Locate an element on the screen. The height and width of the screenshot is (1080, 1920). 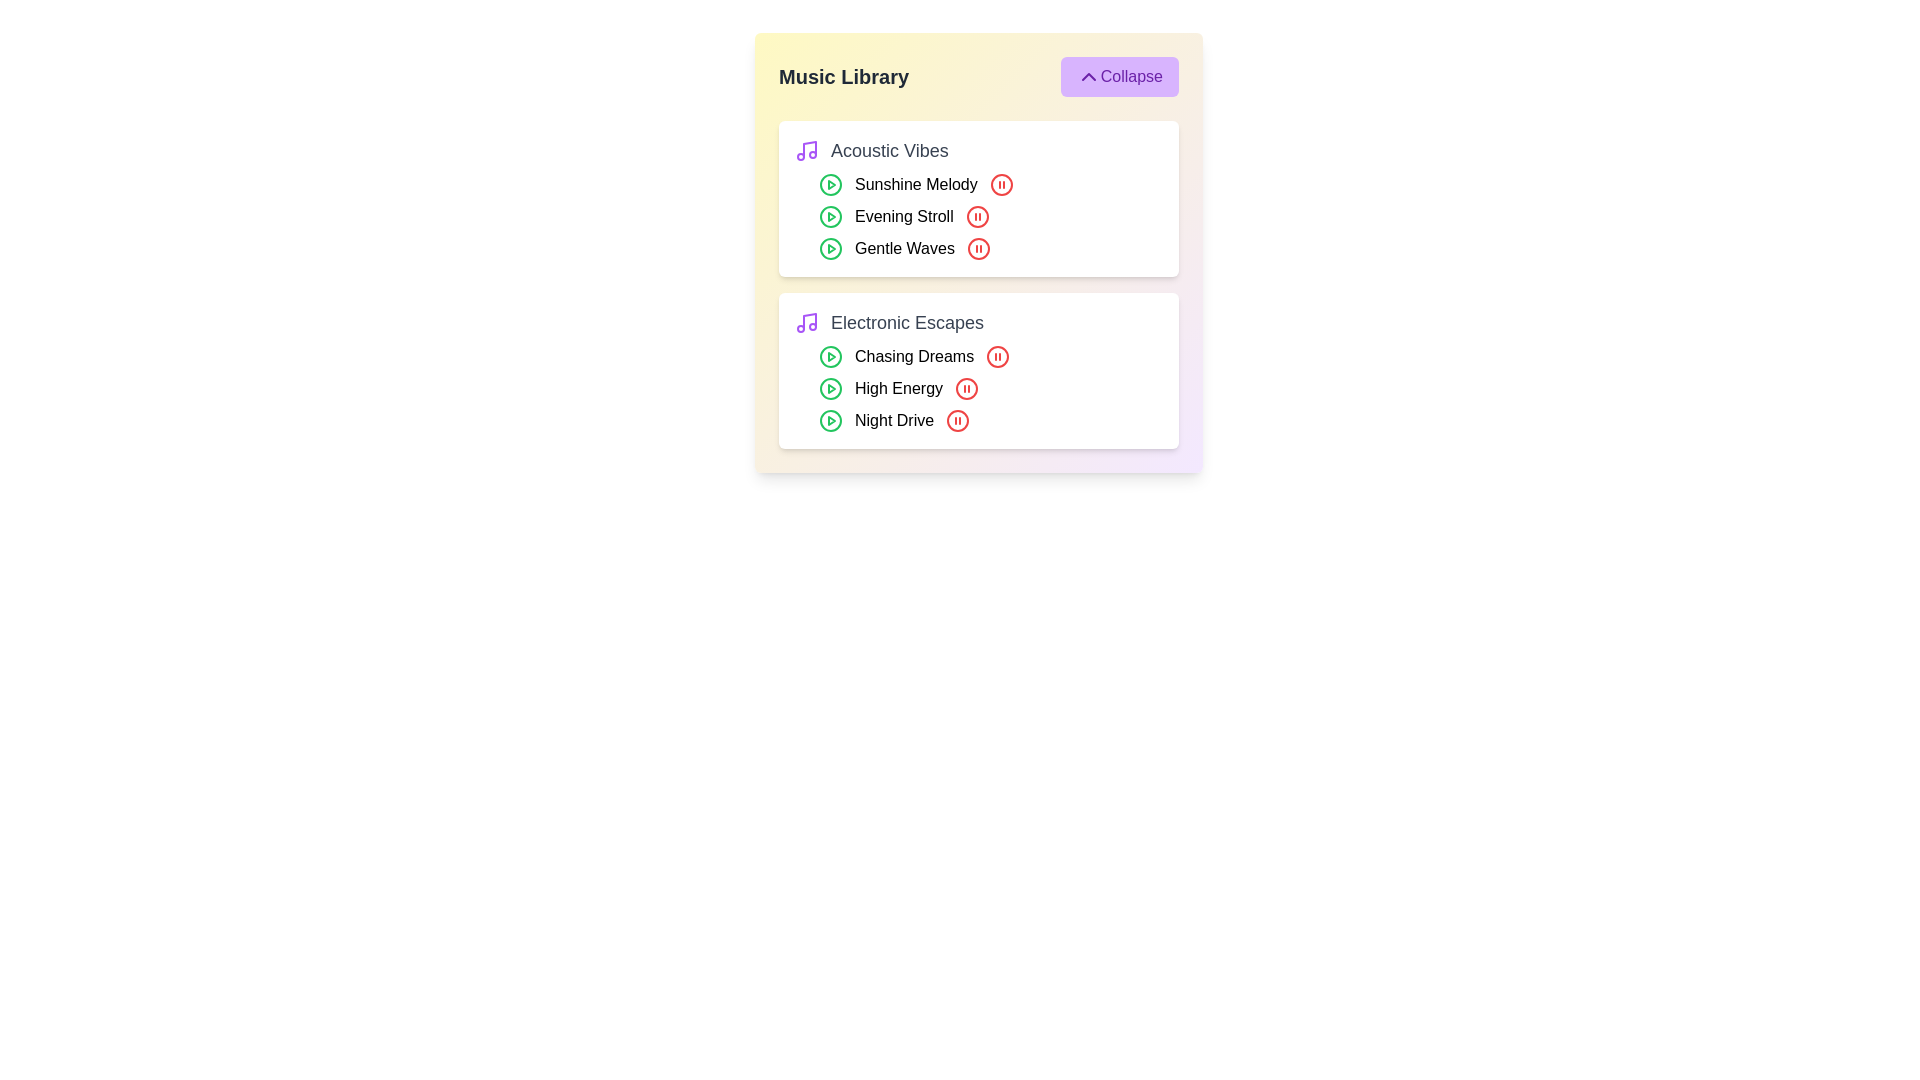
the play button for the track Night Drive is located at coordinates (830, 419).